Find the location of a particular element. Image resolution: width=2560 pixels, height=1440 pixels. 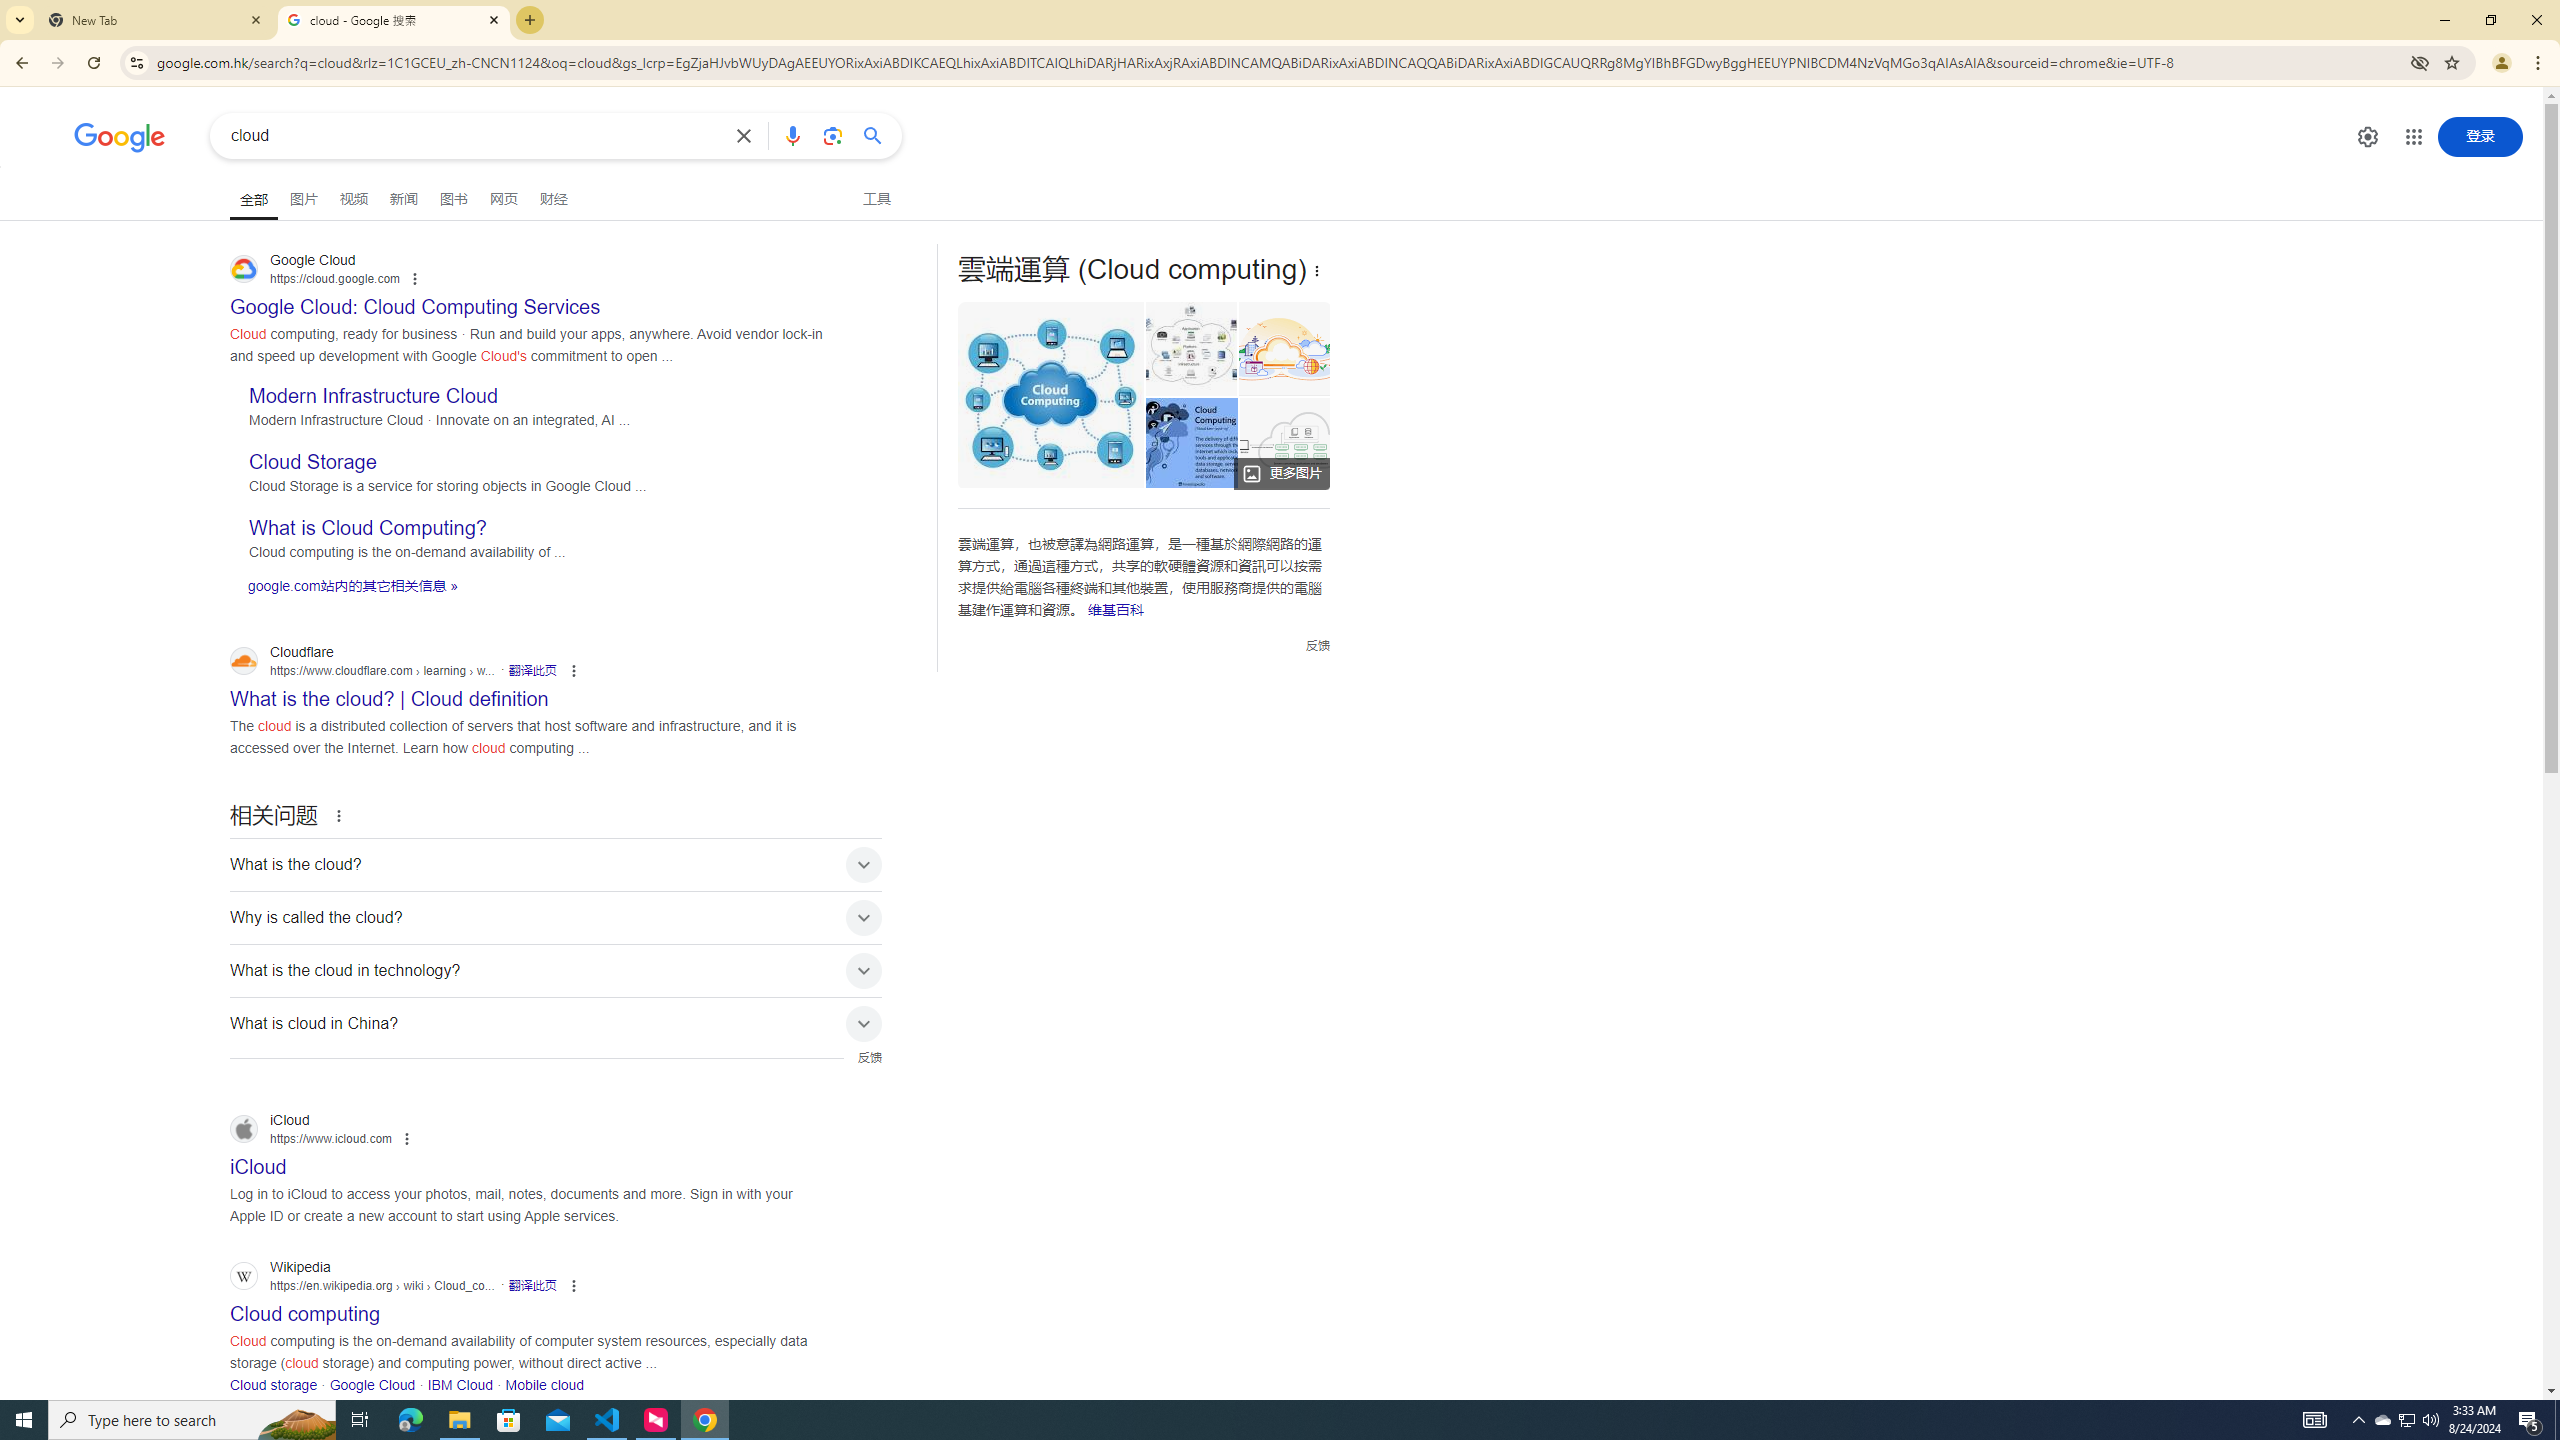

'What is Cloud Computing?' is located at coordinates (366, 528).